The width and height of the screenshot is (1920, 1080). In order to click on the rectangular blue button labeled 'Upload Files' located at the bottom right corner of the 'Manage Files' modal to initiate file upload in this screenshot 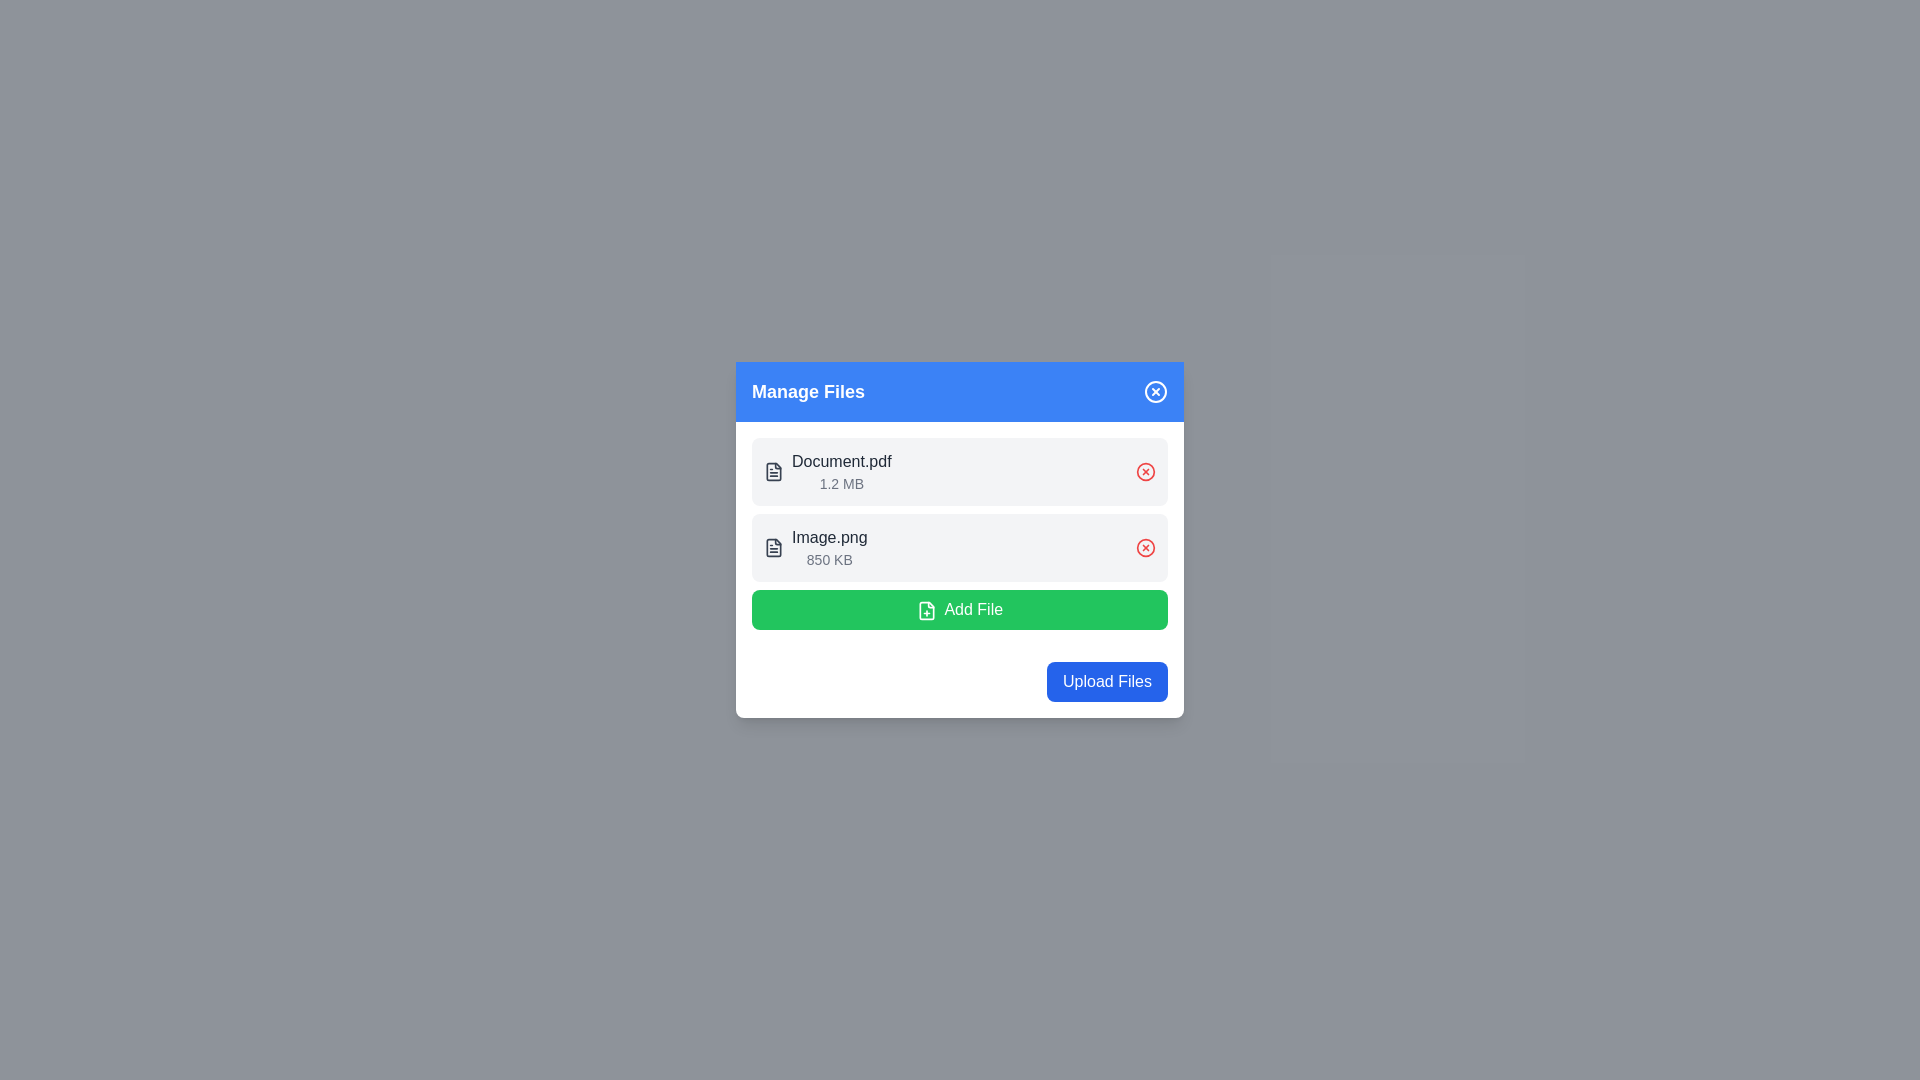, I will do `click(1106, 681)`.